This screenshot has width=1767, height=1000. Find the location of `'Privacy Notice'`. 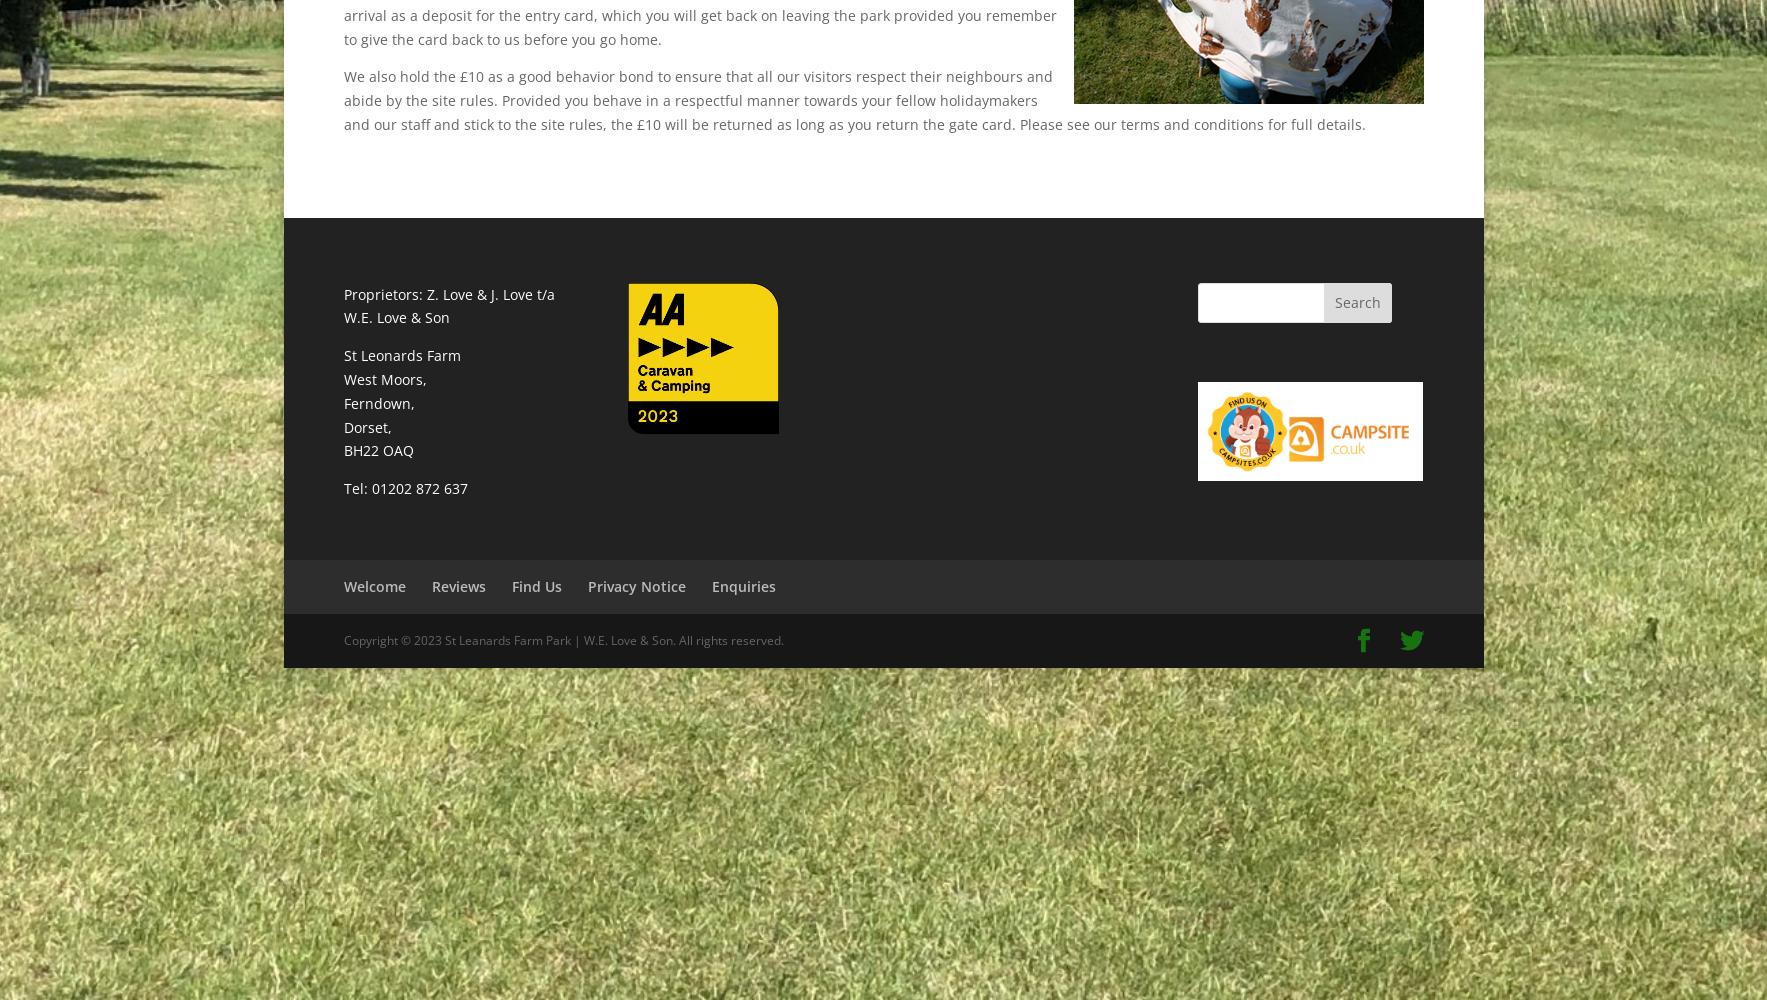

'Privacy Notice' is located at coordinates (634, 585).